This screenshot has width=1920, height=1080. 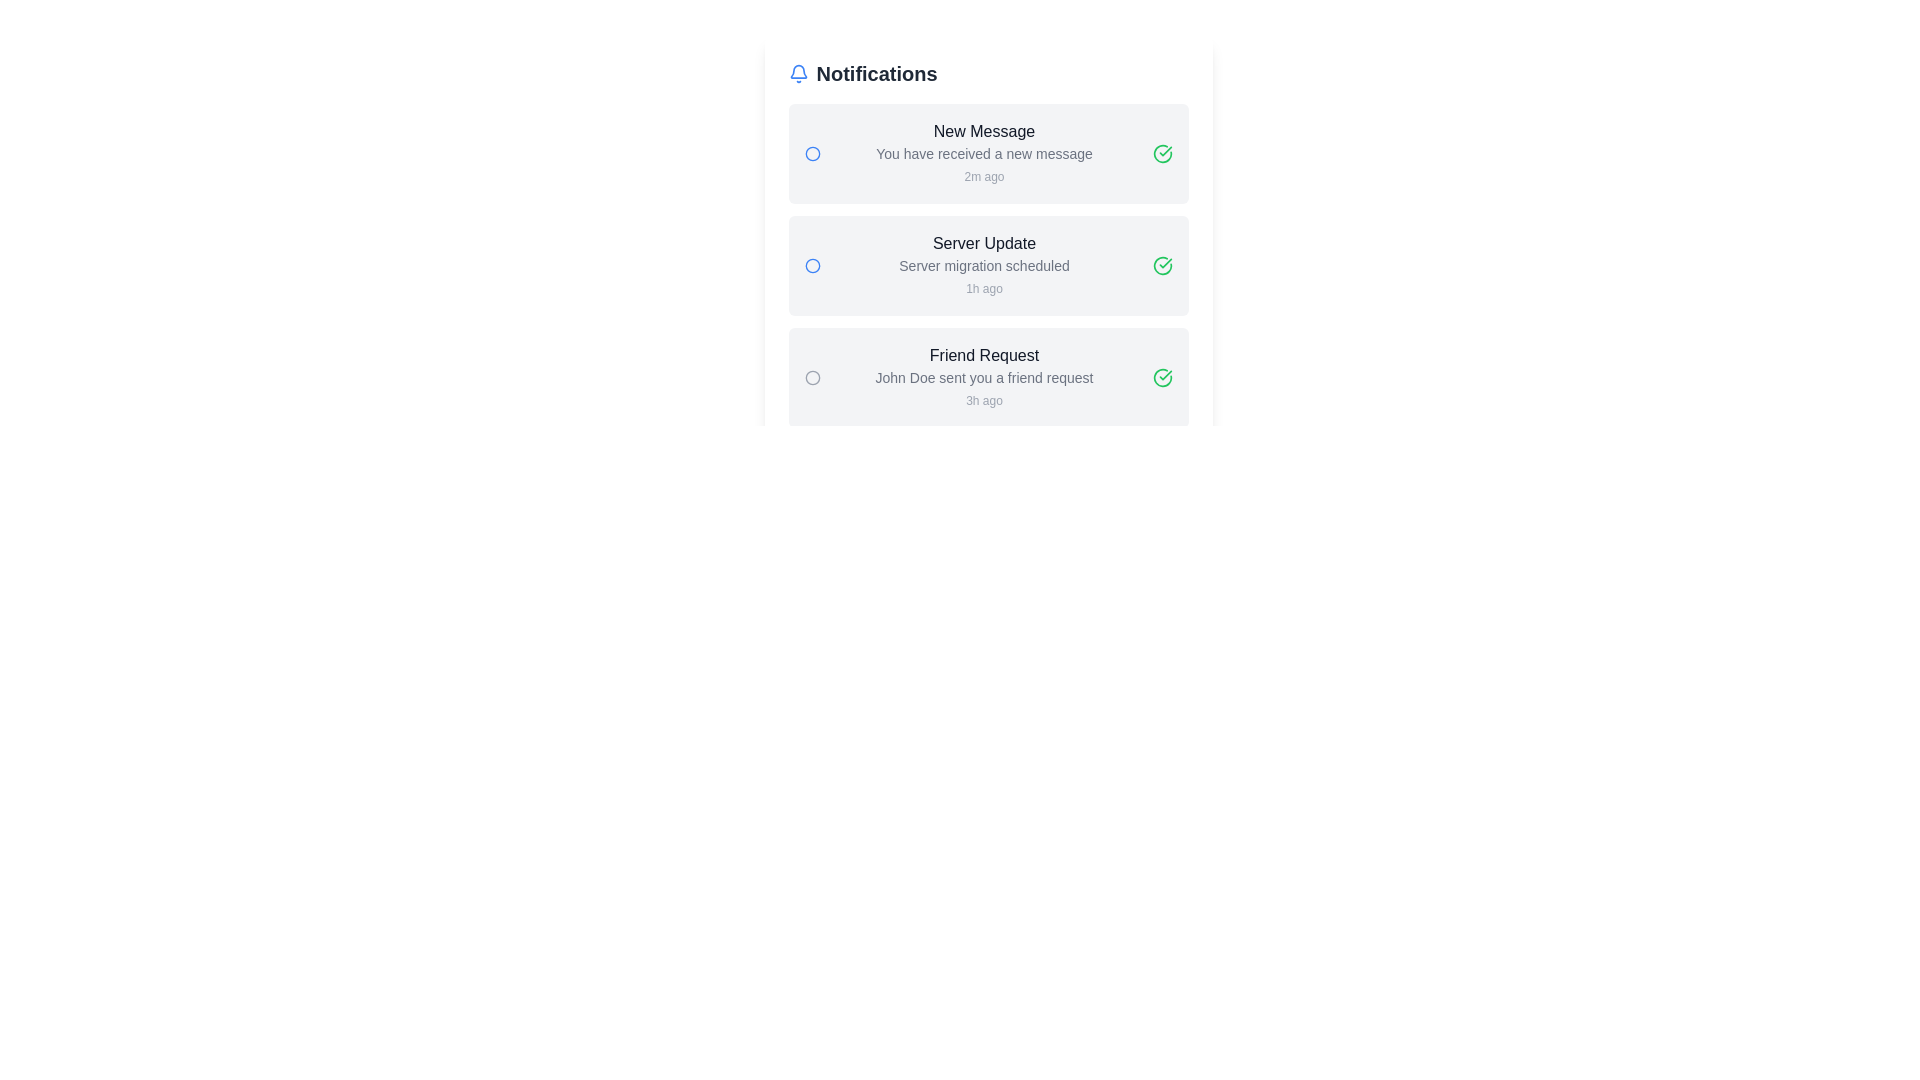 I want to click on the Notification item titled 'Server Update' which is the second in a vertical list of notifications, so click(x=984, y=265).